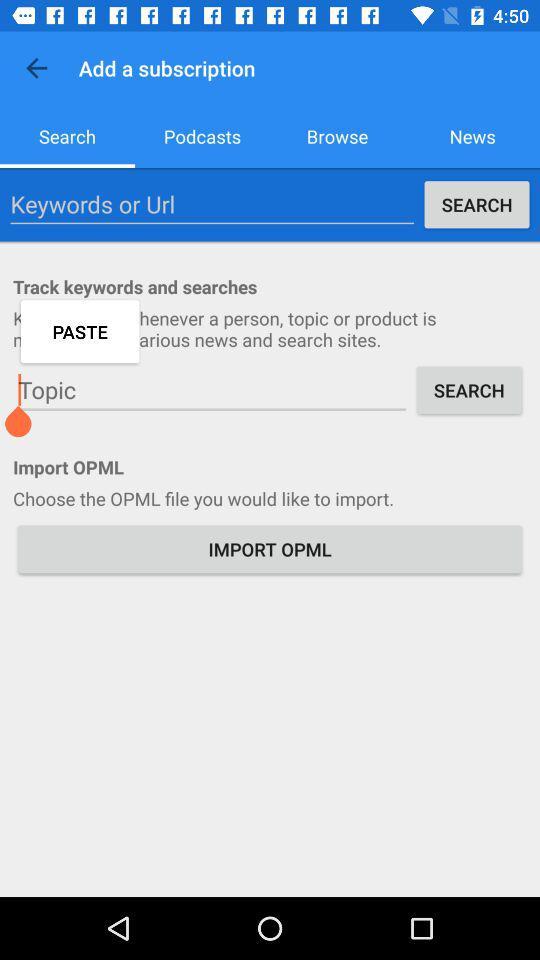  I want to click on search topic option, so click(211, 389).